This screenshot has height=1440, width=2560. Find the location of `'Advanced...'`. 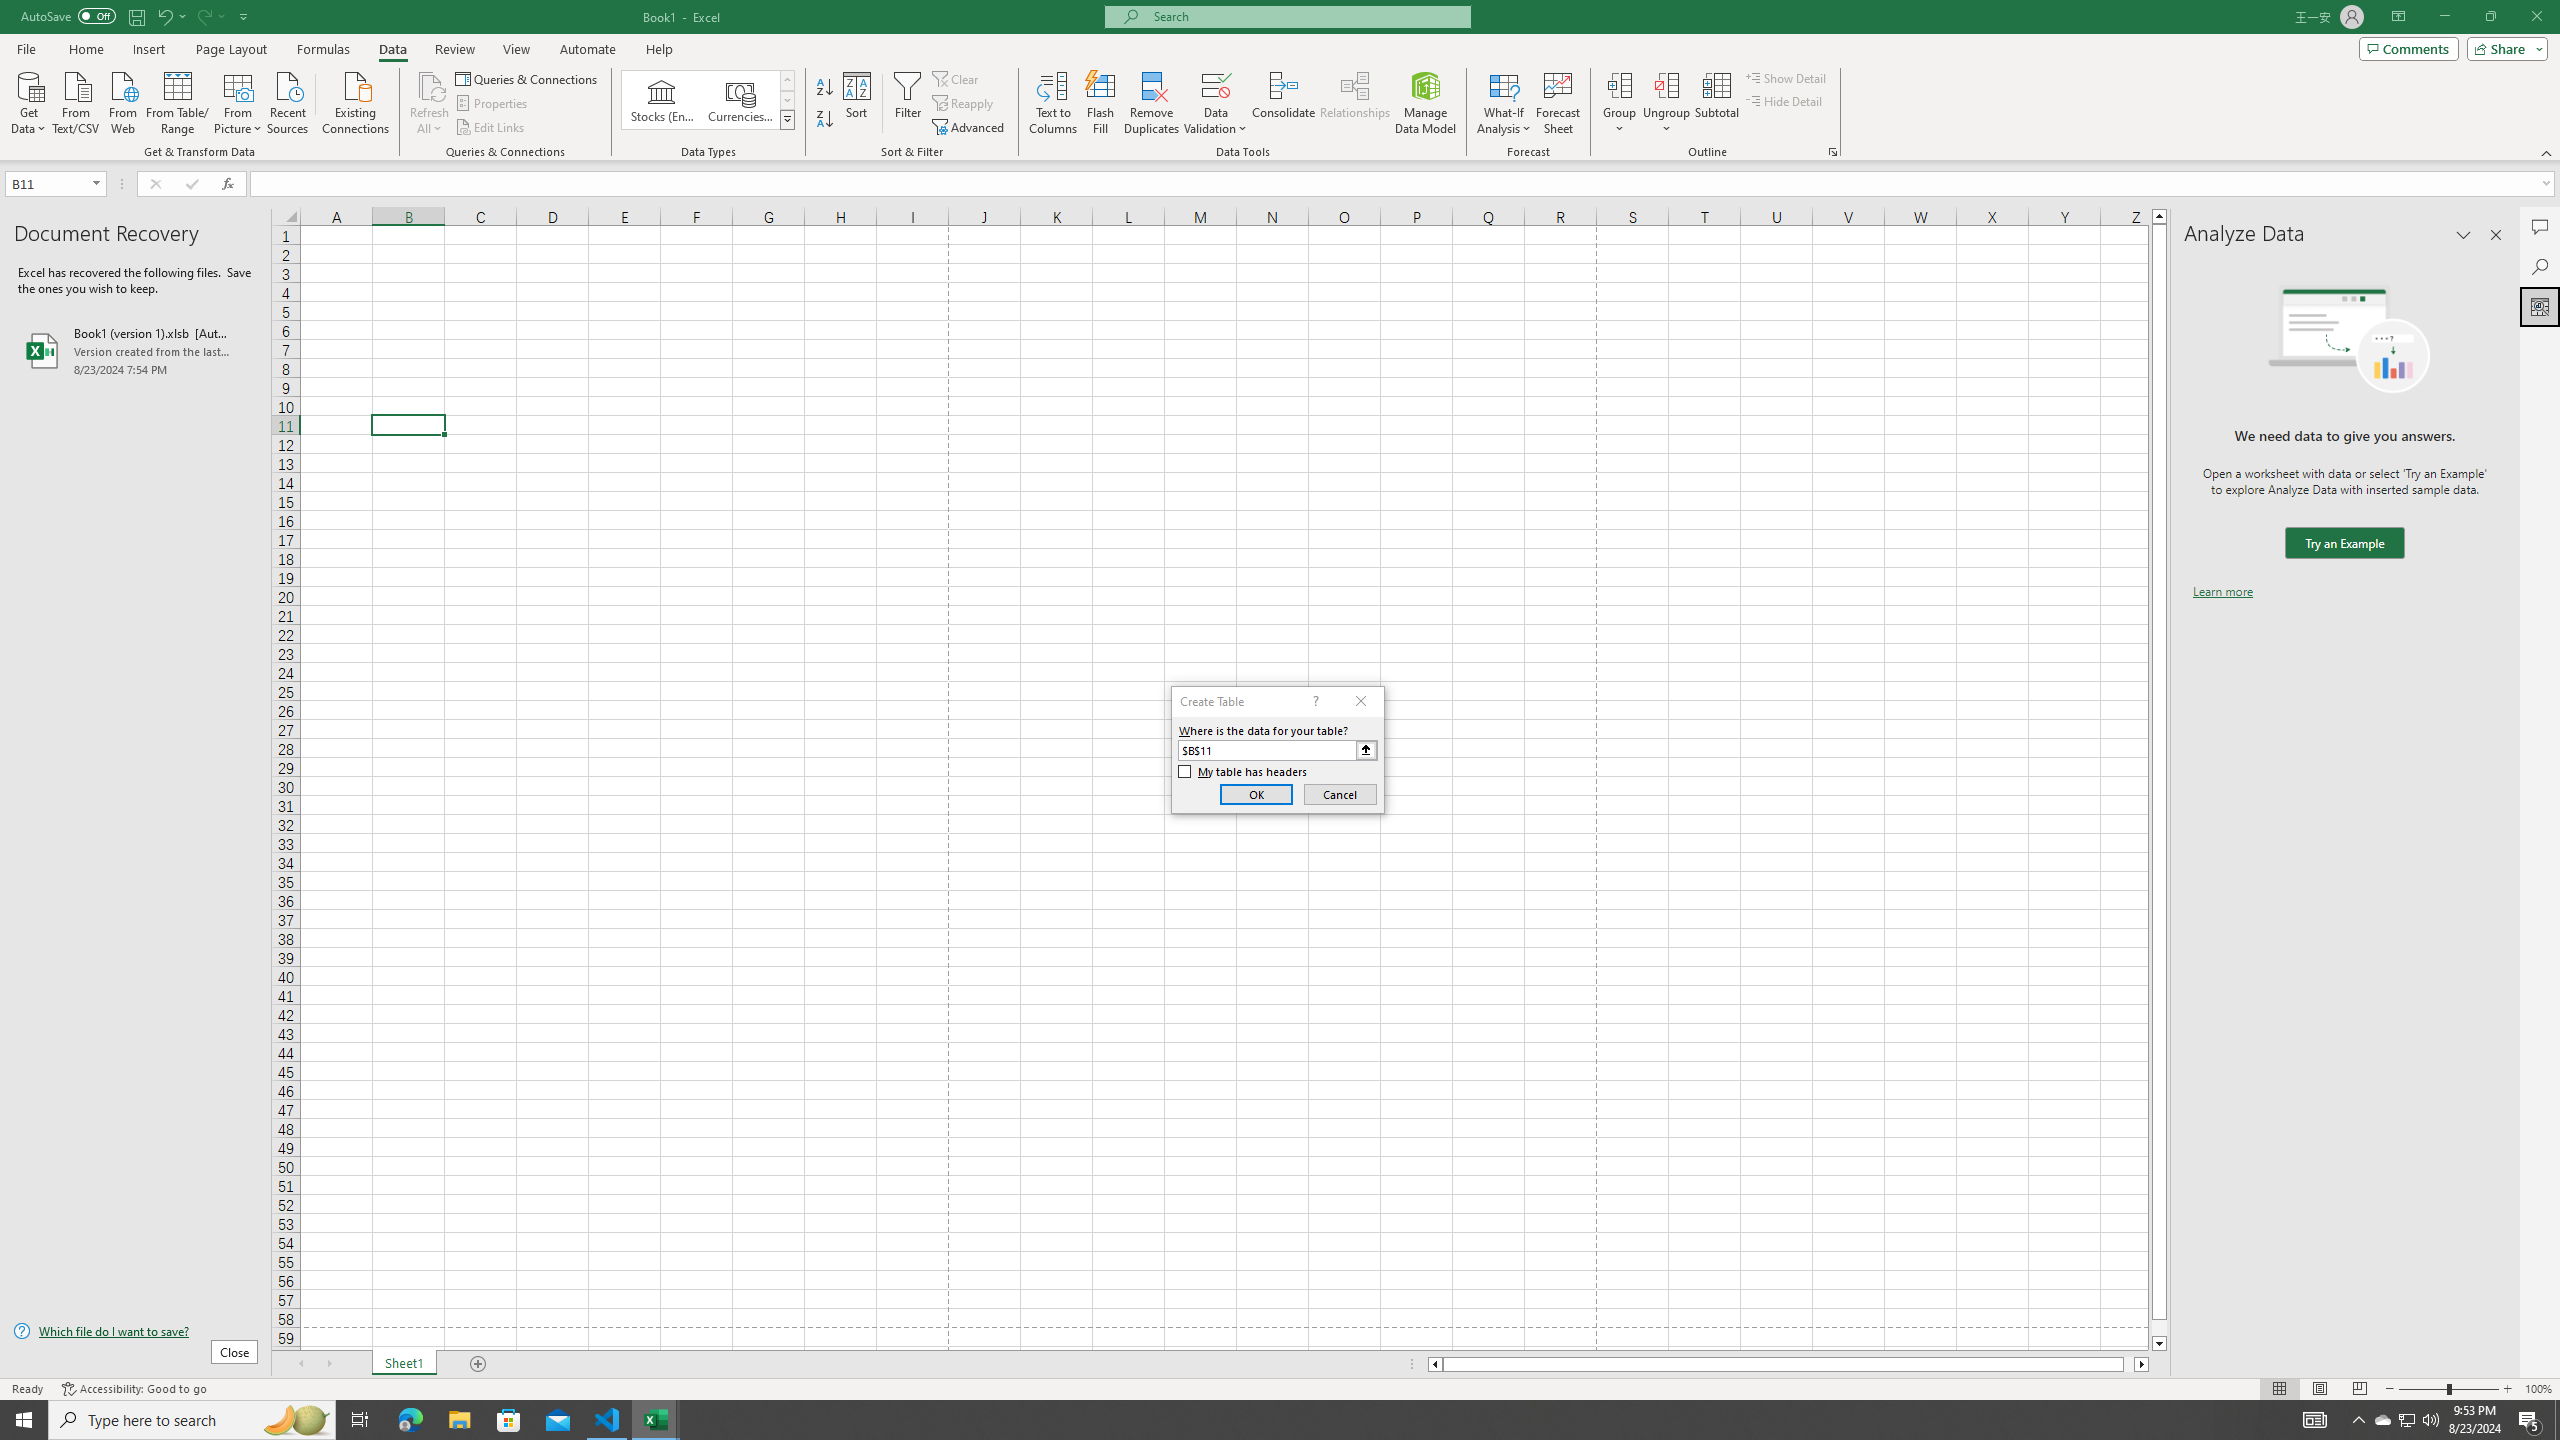

'Advanced...' is located at coordinates (970, 127).